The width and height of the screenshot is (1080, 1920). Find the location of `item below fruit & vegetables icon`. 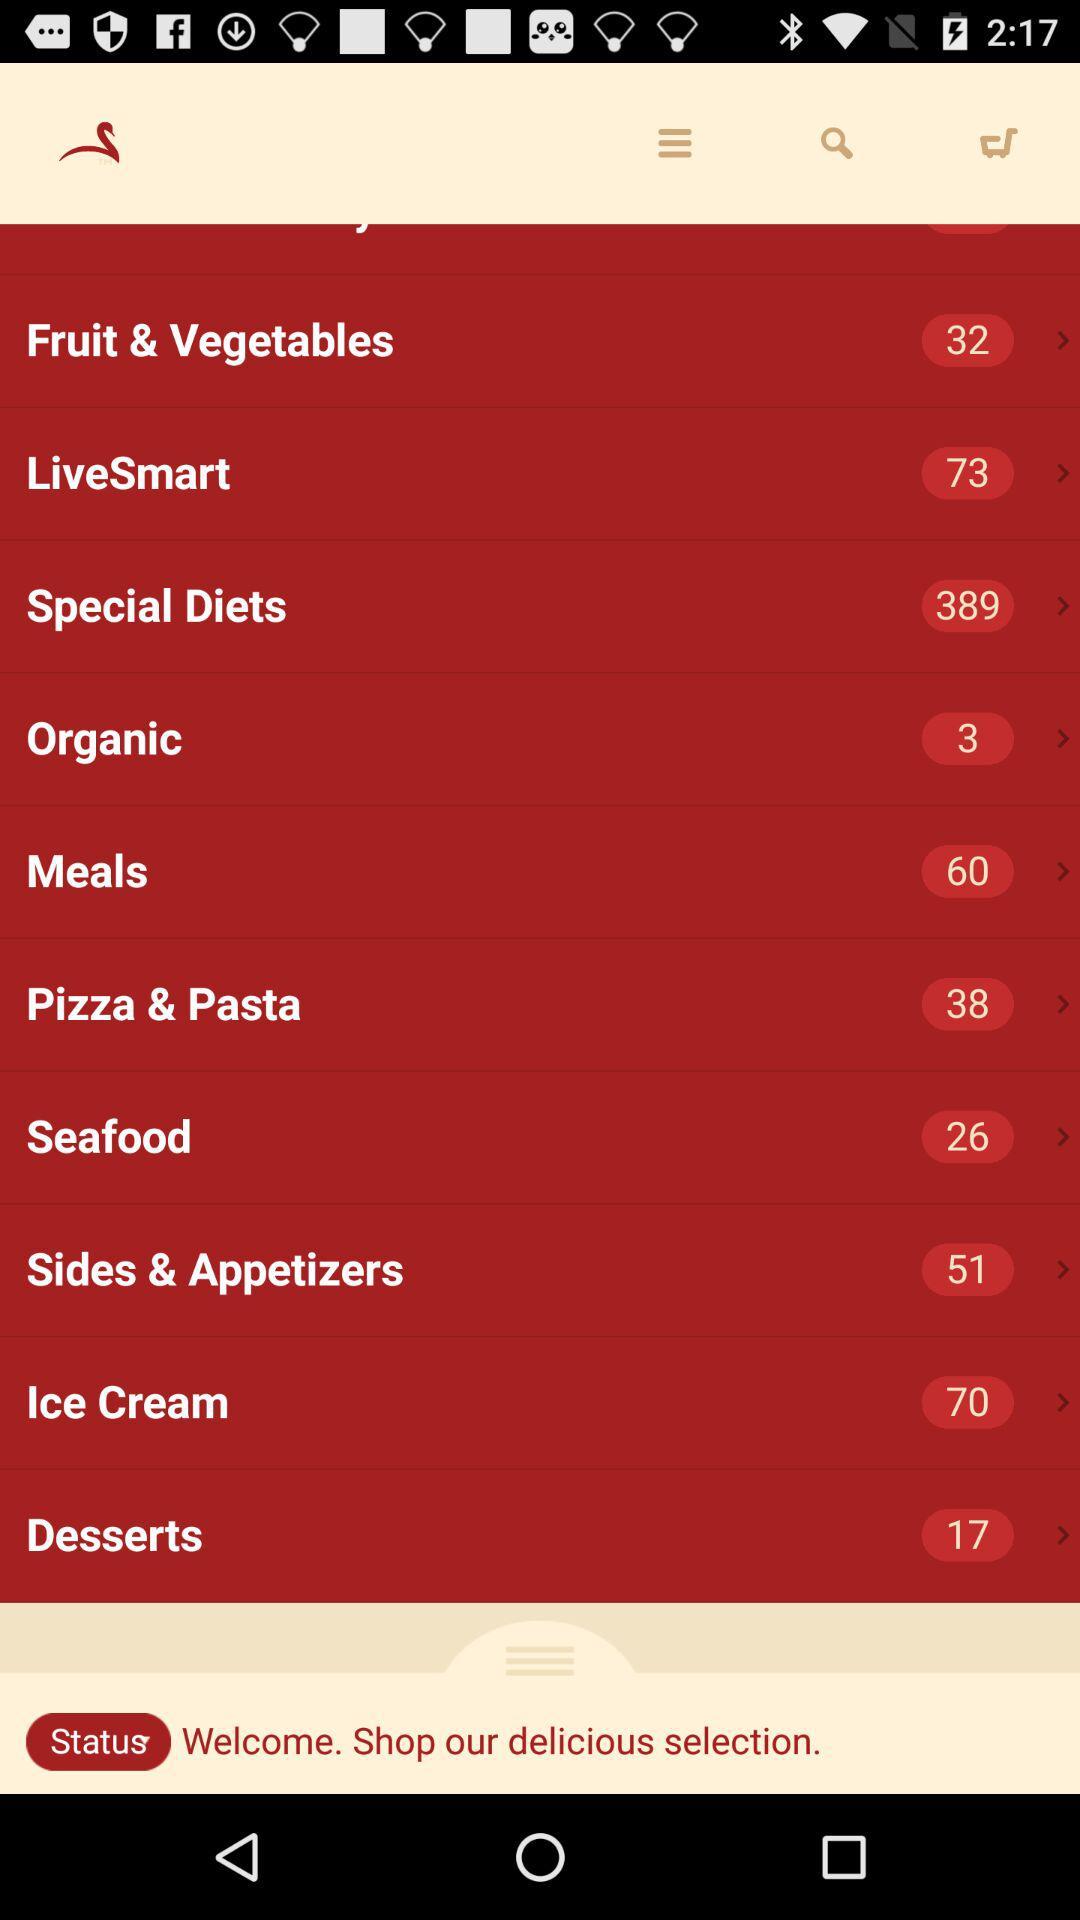

item below fruit & vegetables icon is located at coordinates (553, 472).